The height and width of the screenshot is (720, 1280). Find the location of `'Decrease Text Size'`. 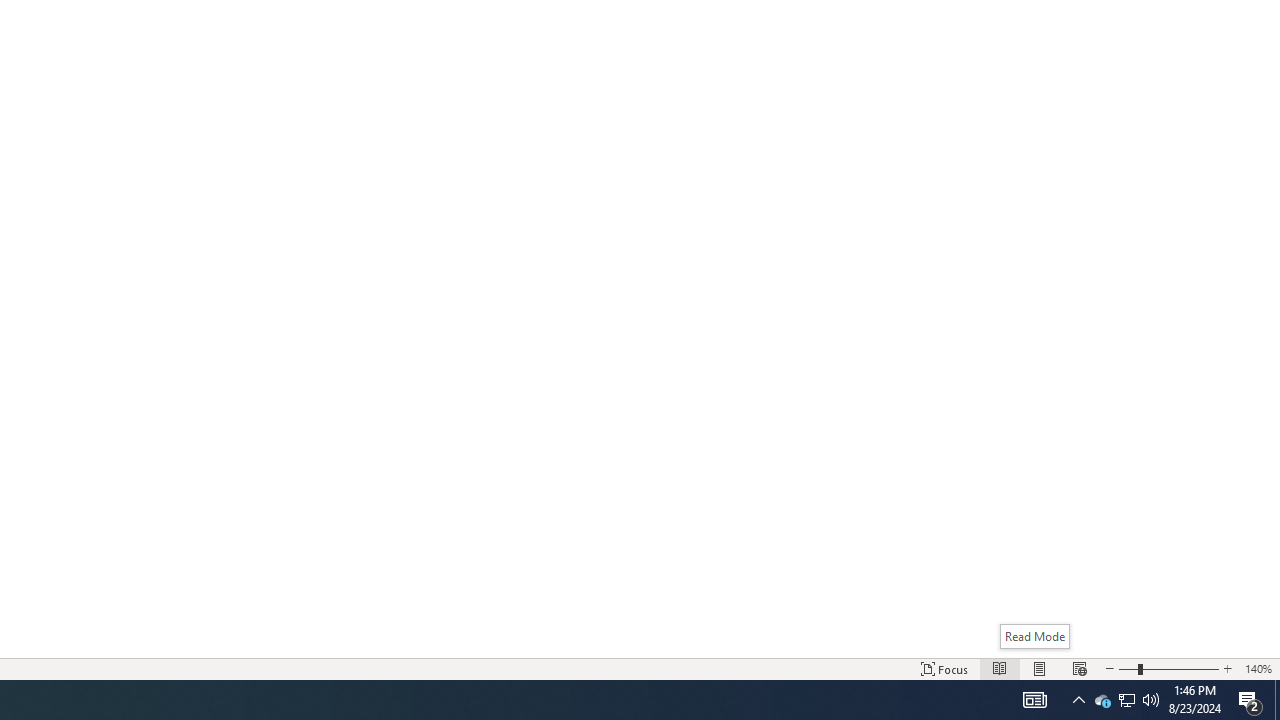

'Decrease Text Size' is located at coordinates (1108, 669).